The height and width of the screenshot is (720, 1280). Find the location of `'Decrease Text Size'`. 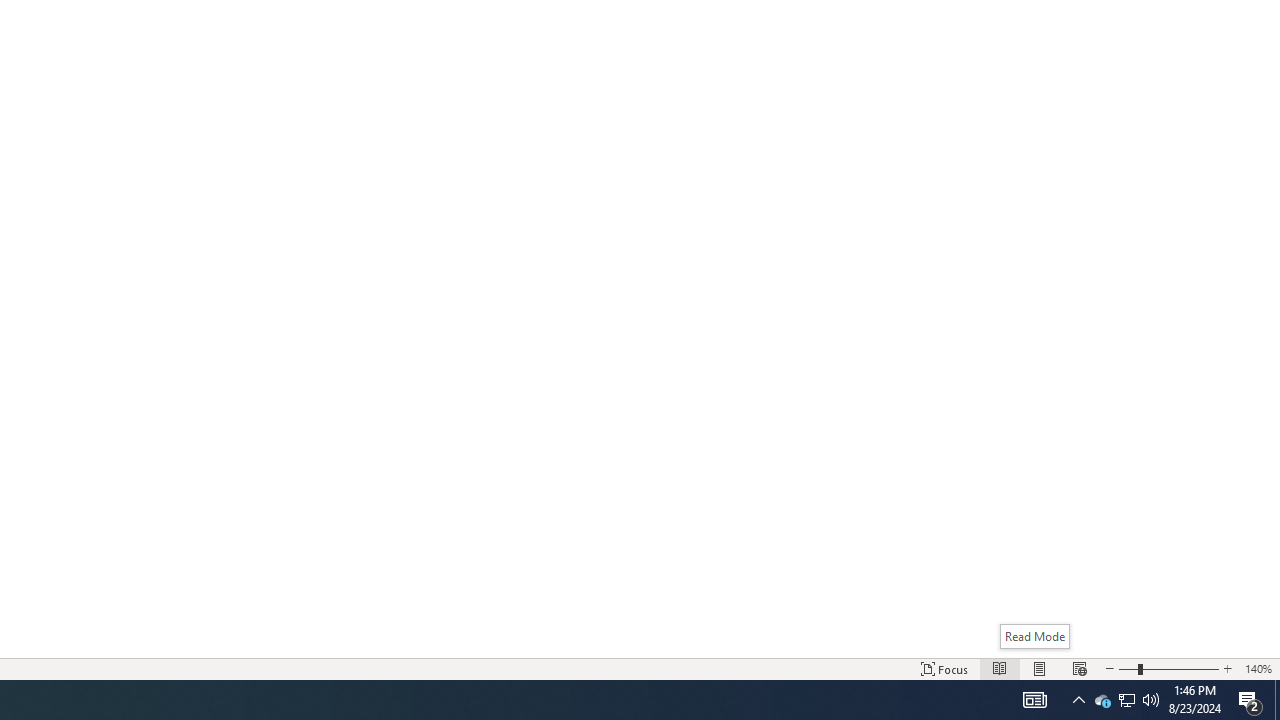

'Decrease Text Size' is located at coordinates (1108, 669).